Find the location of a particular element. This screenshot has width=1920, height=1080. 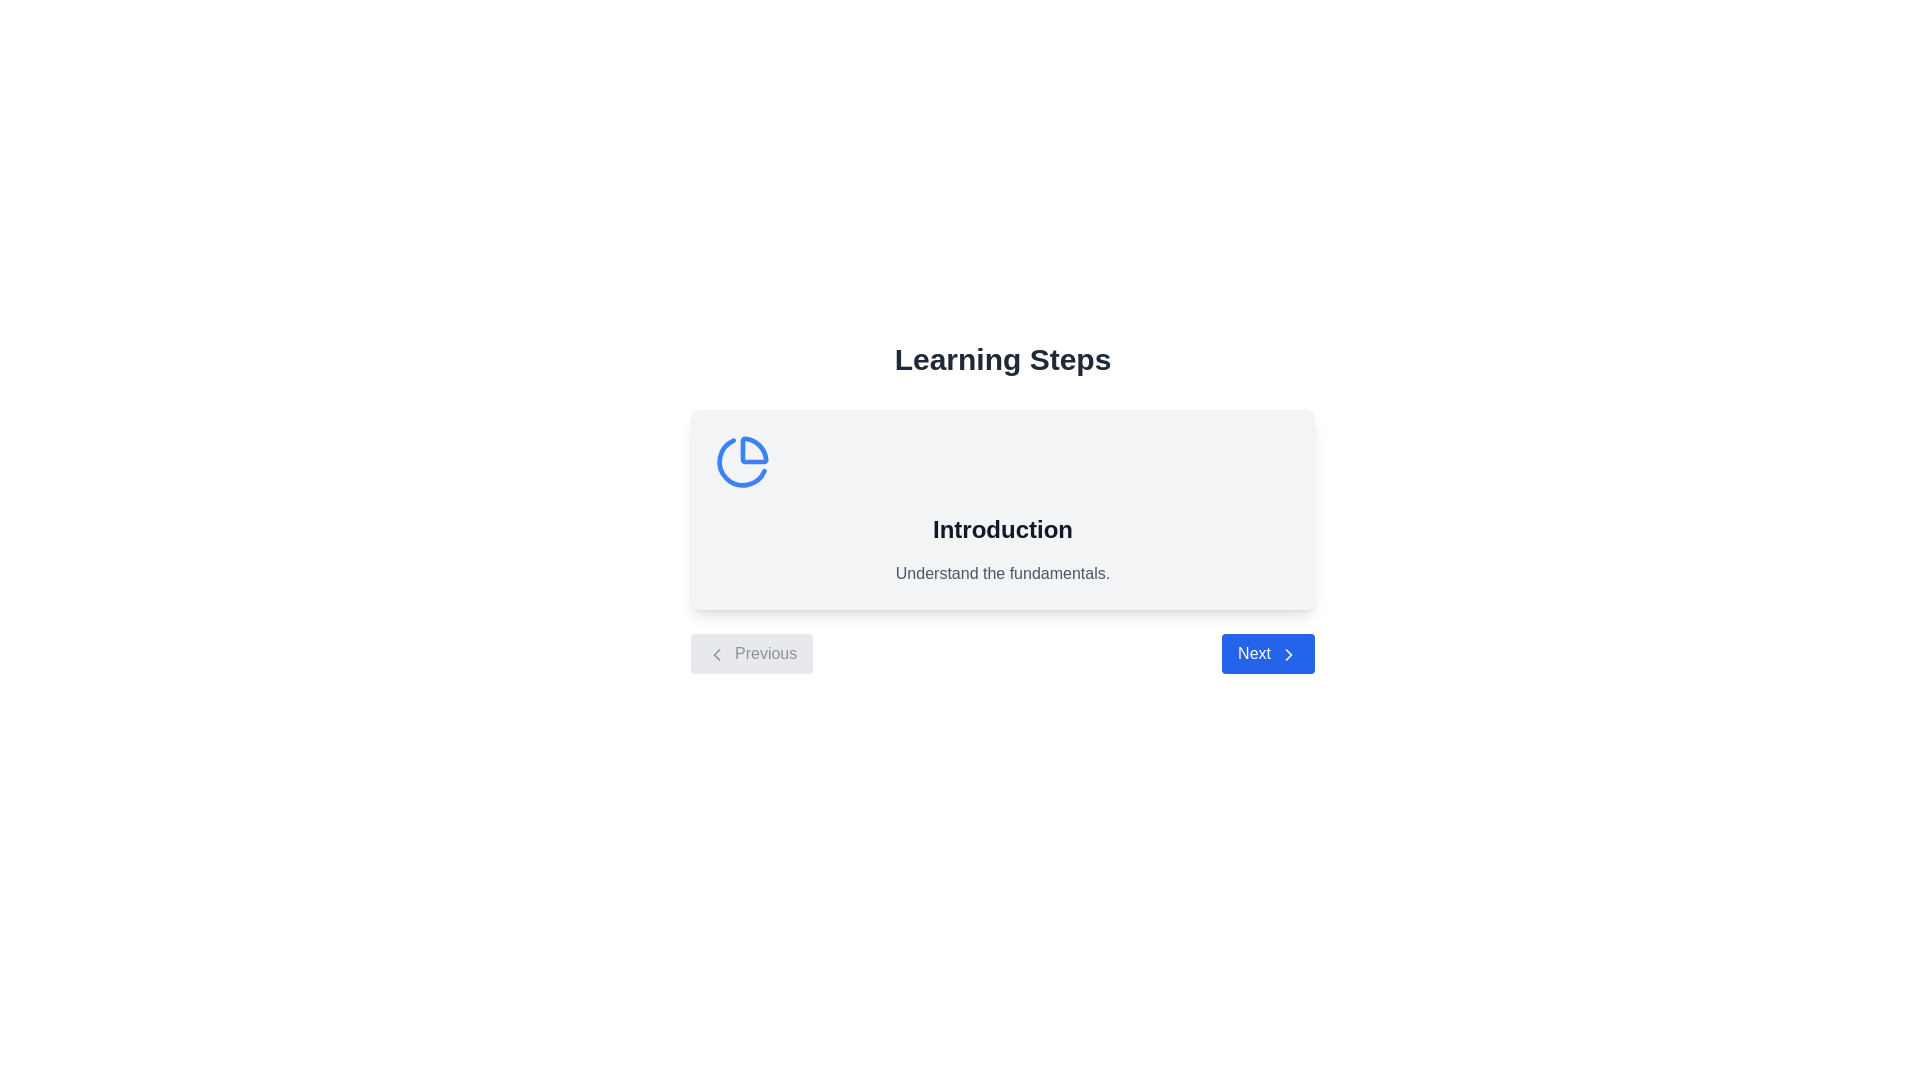

the navigational button to go to the previous step in the Learning Steps section, located at the bottom-left of the card, immediately to the left of the Next button is located at coordinates (751, 654).